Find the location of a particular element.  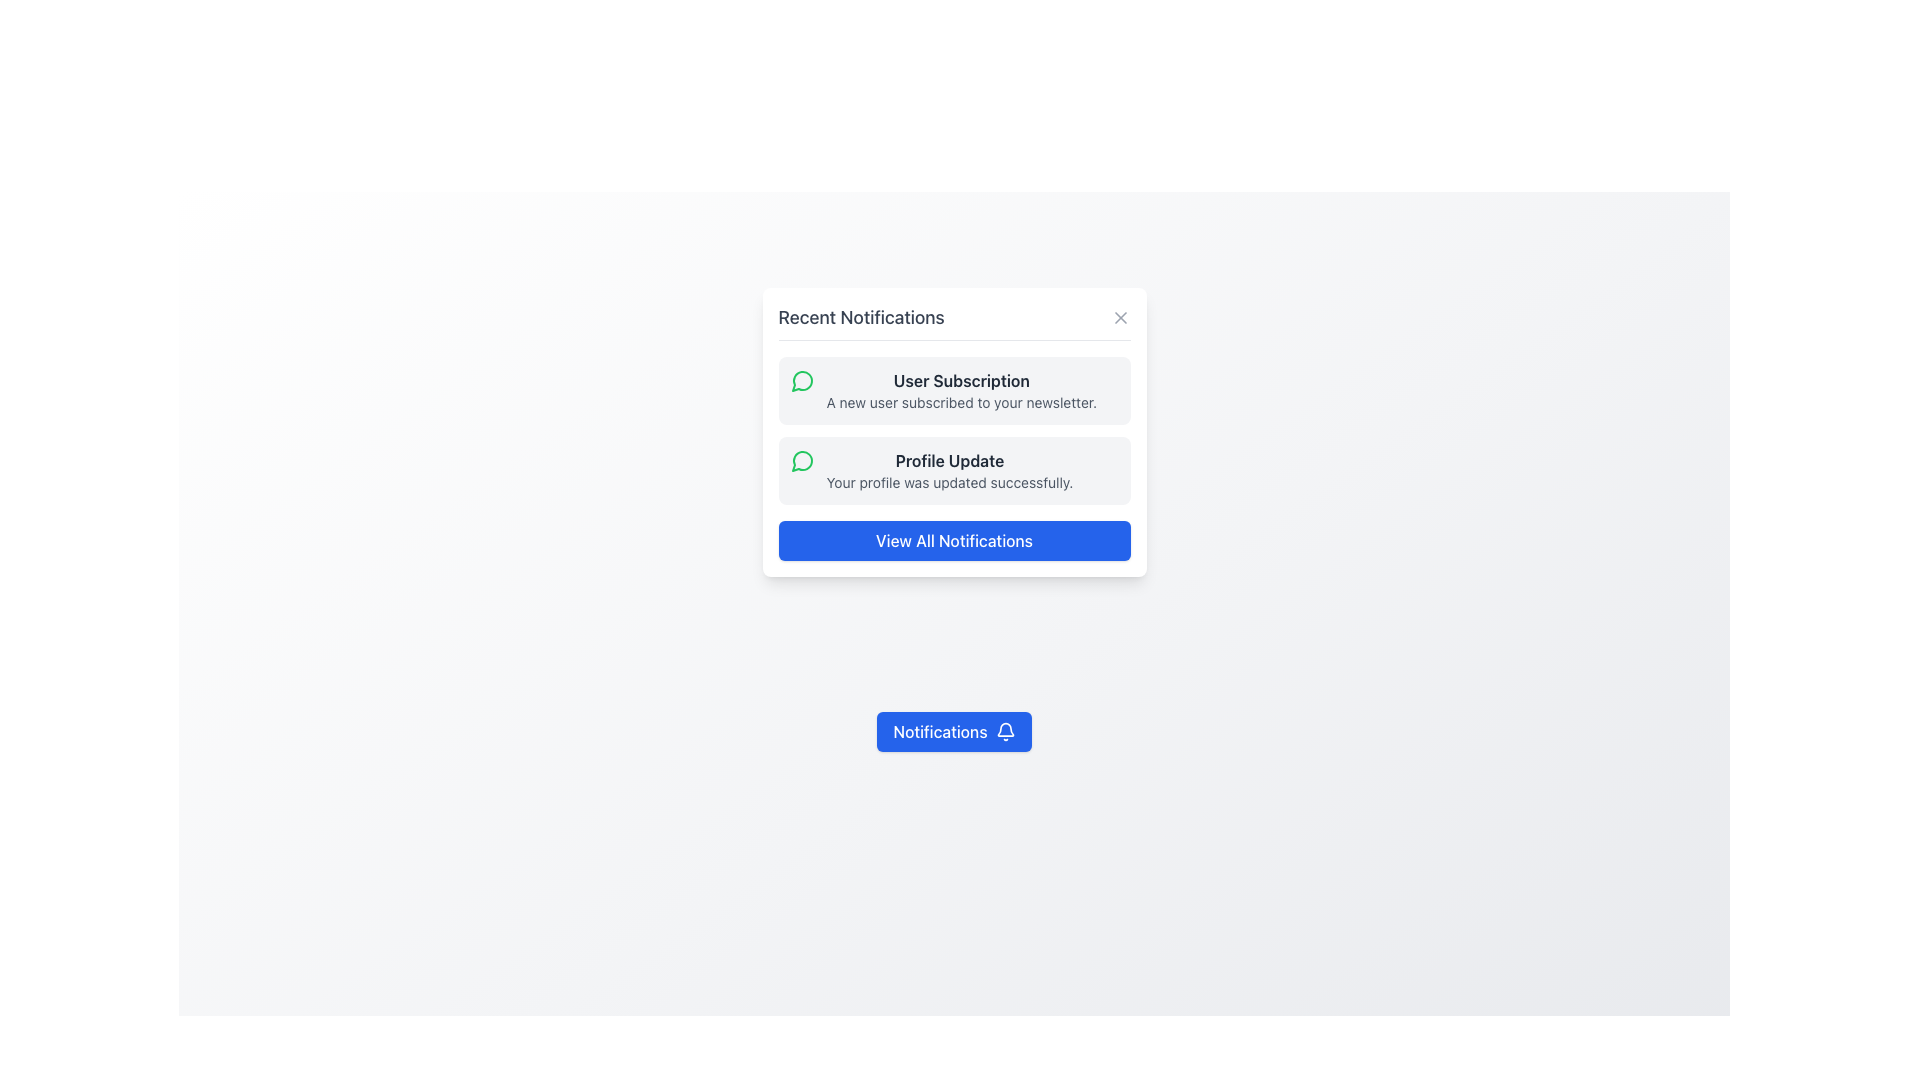

the close ('X') icon located at the upper-right corner of the notification panel is located at coordinates (1120, 316).